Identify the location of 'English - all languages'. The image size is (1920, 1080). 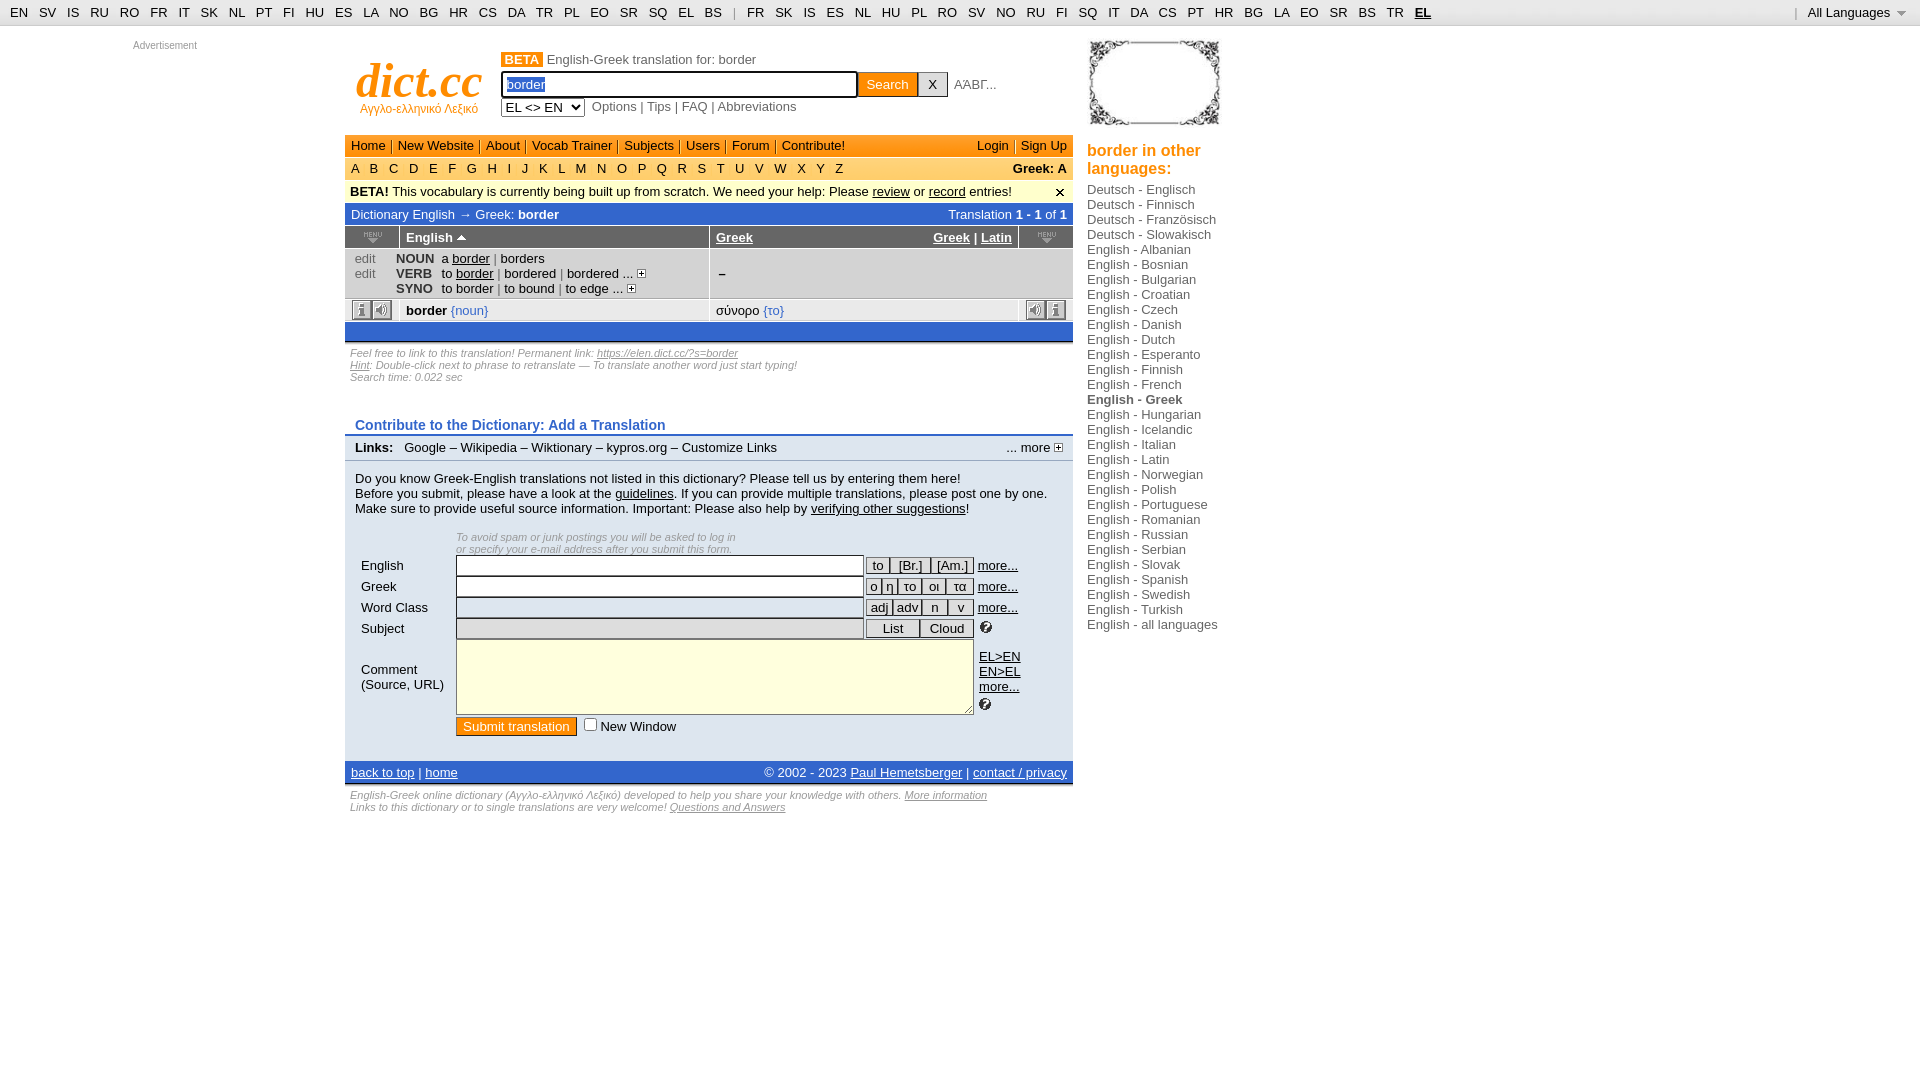
(1152, 623).